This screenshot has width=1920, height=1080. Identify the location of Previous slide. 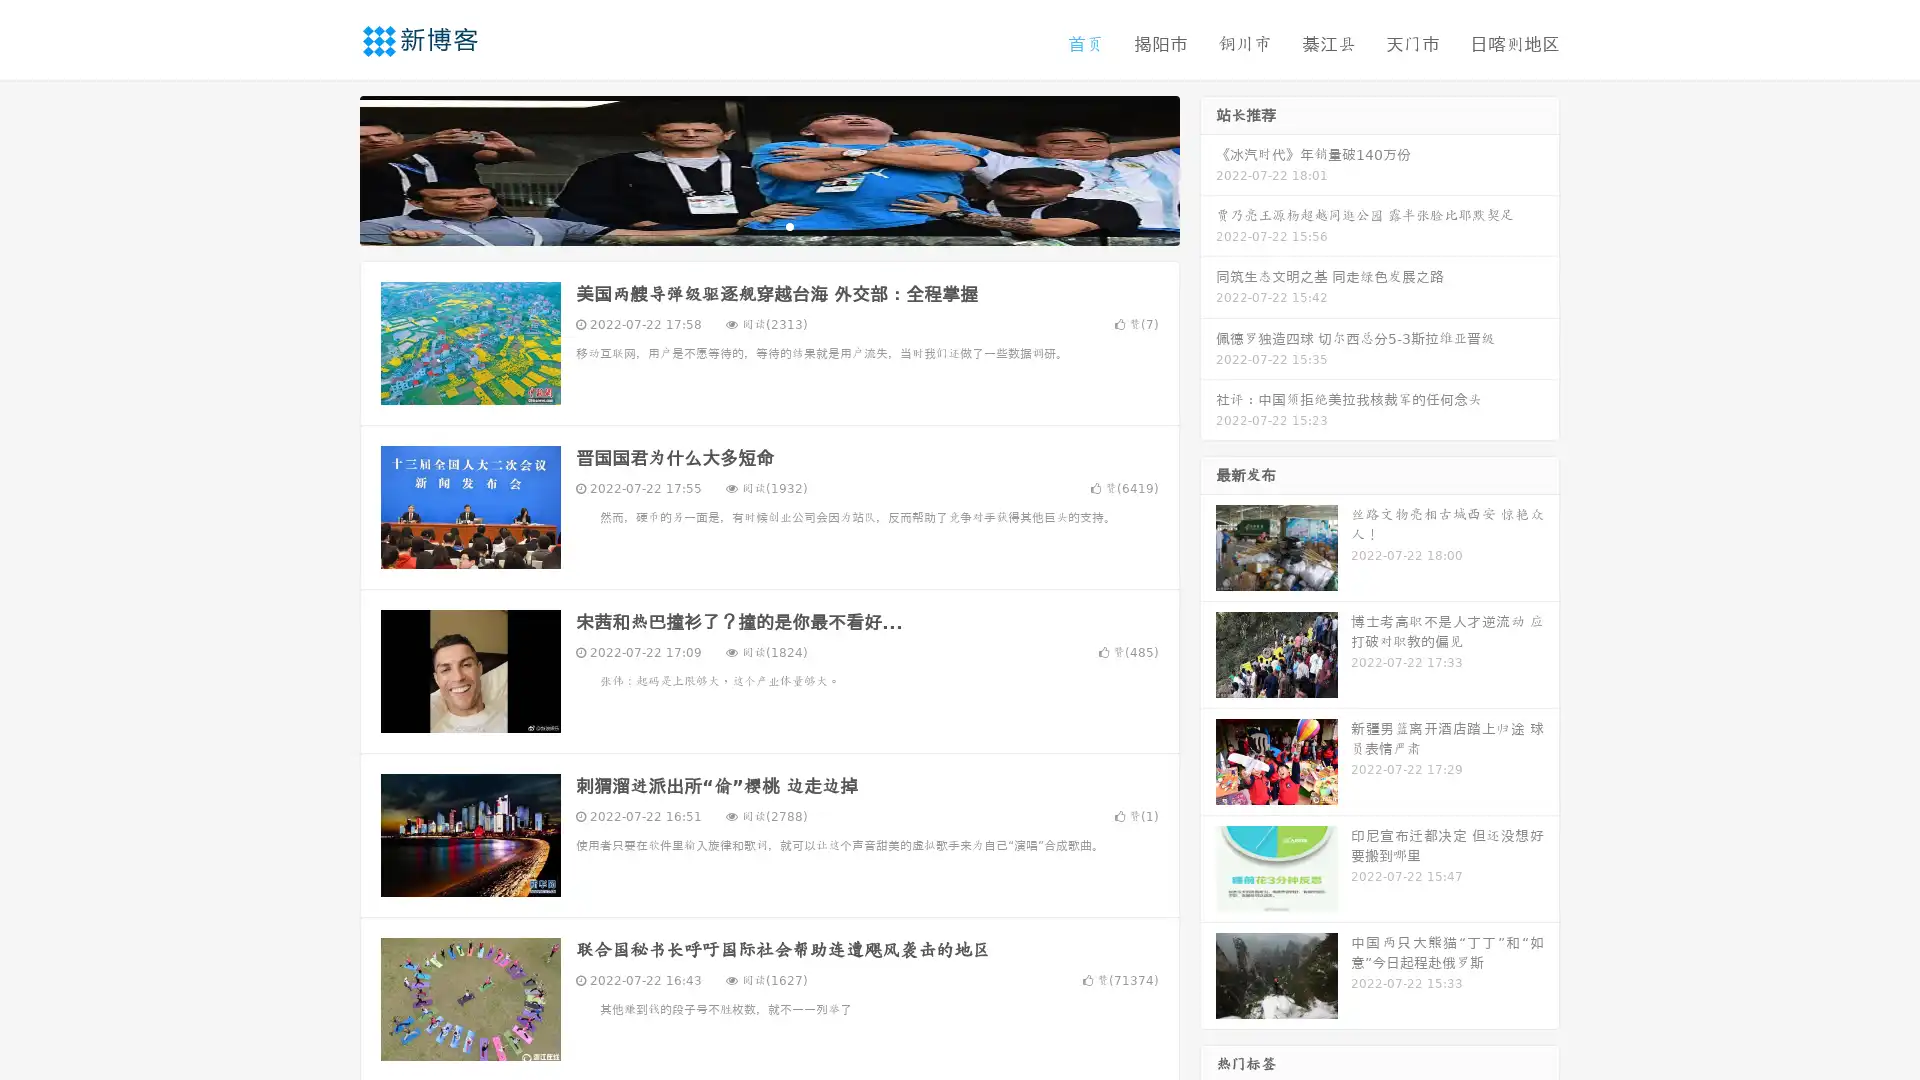
(330, 168).